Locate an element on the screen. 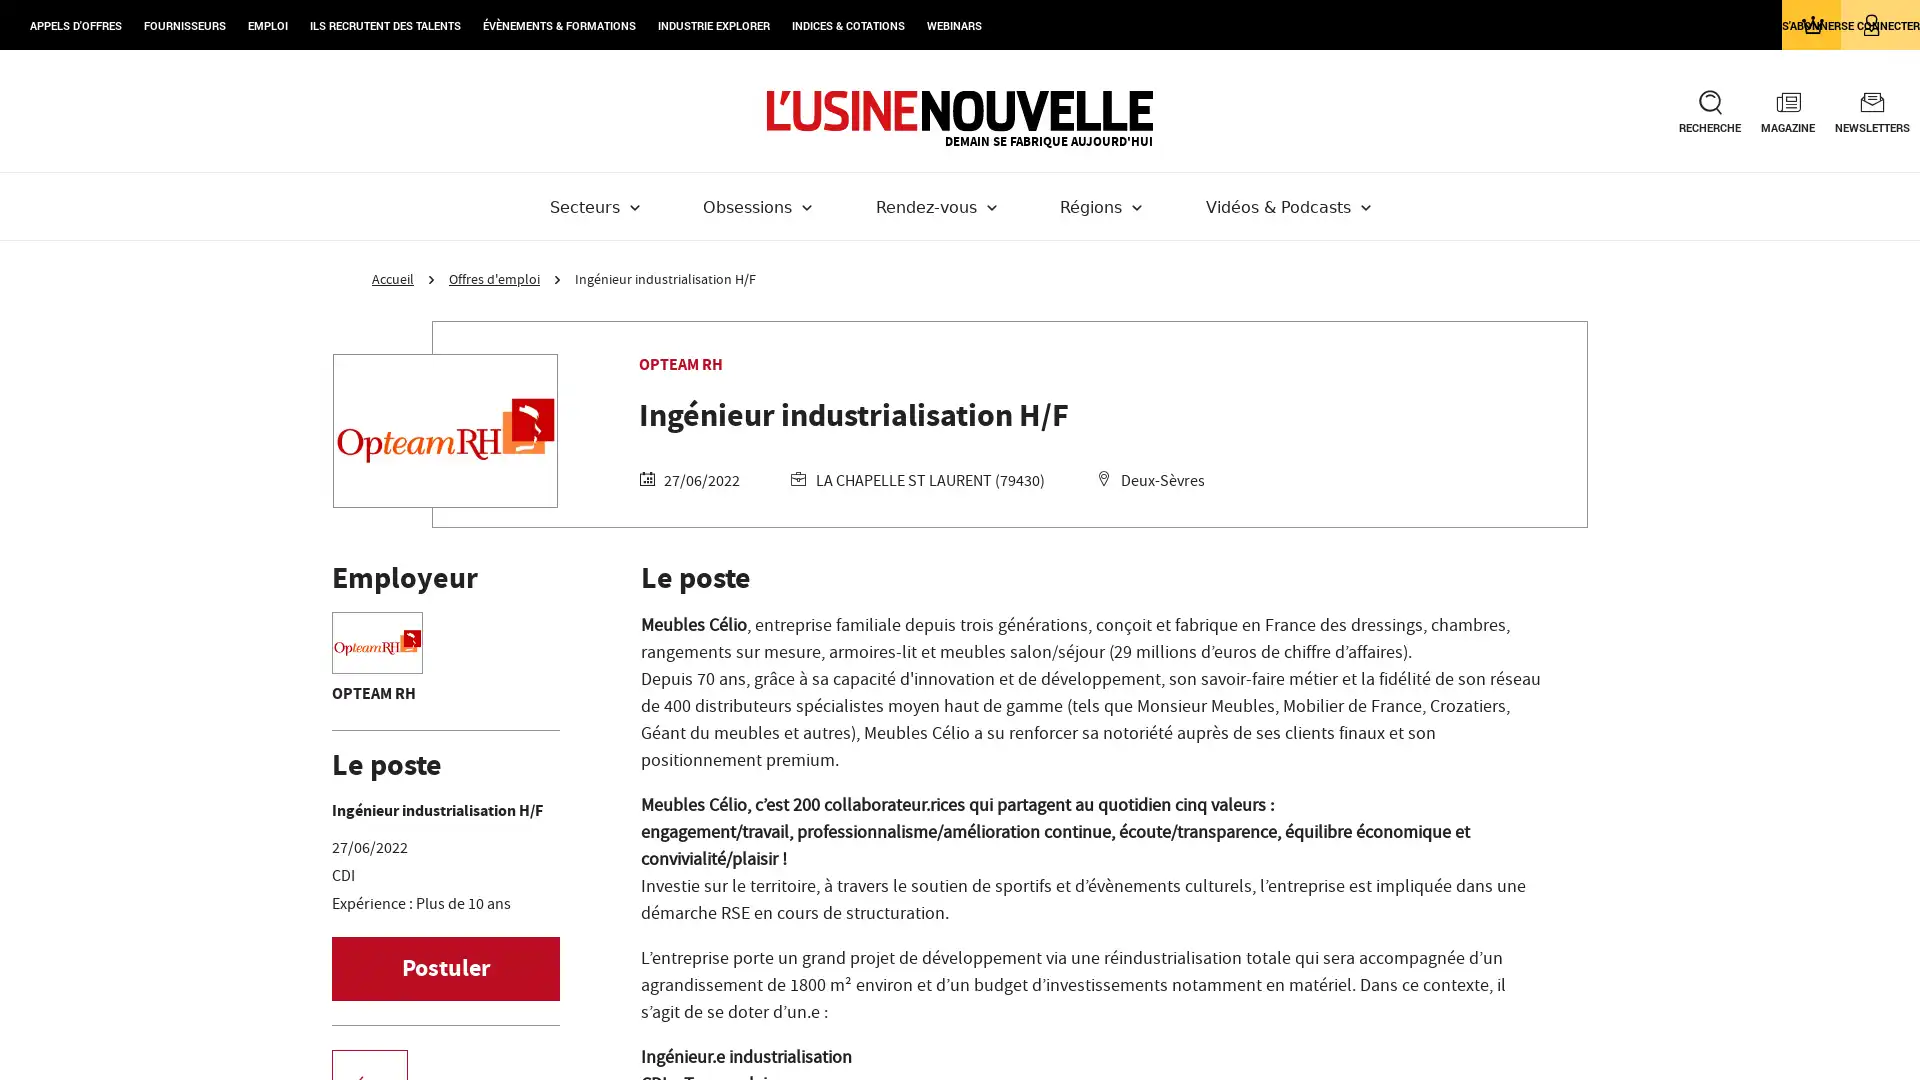 Image resolution: width=1920 pixels, height=1080 pixels. Postuler is located at coordinates (445, 967).